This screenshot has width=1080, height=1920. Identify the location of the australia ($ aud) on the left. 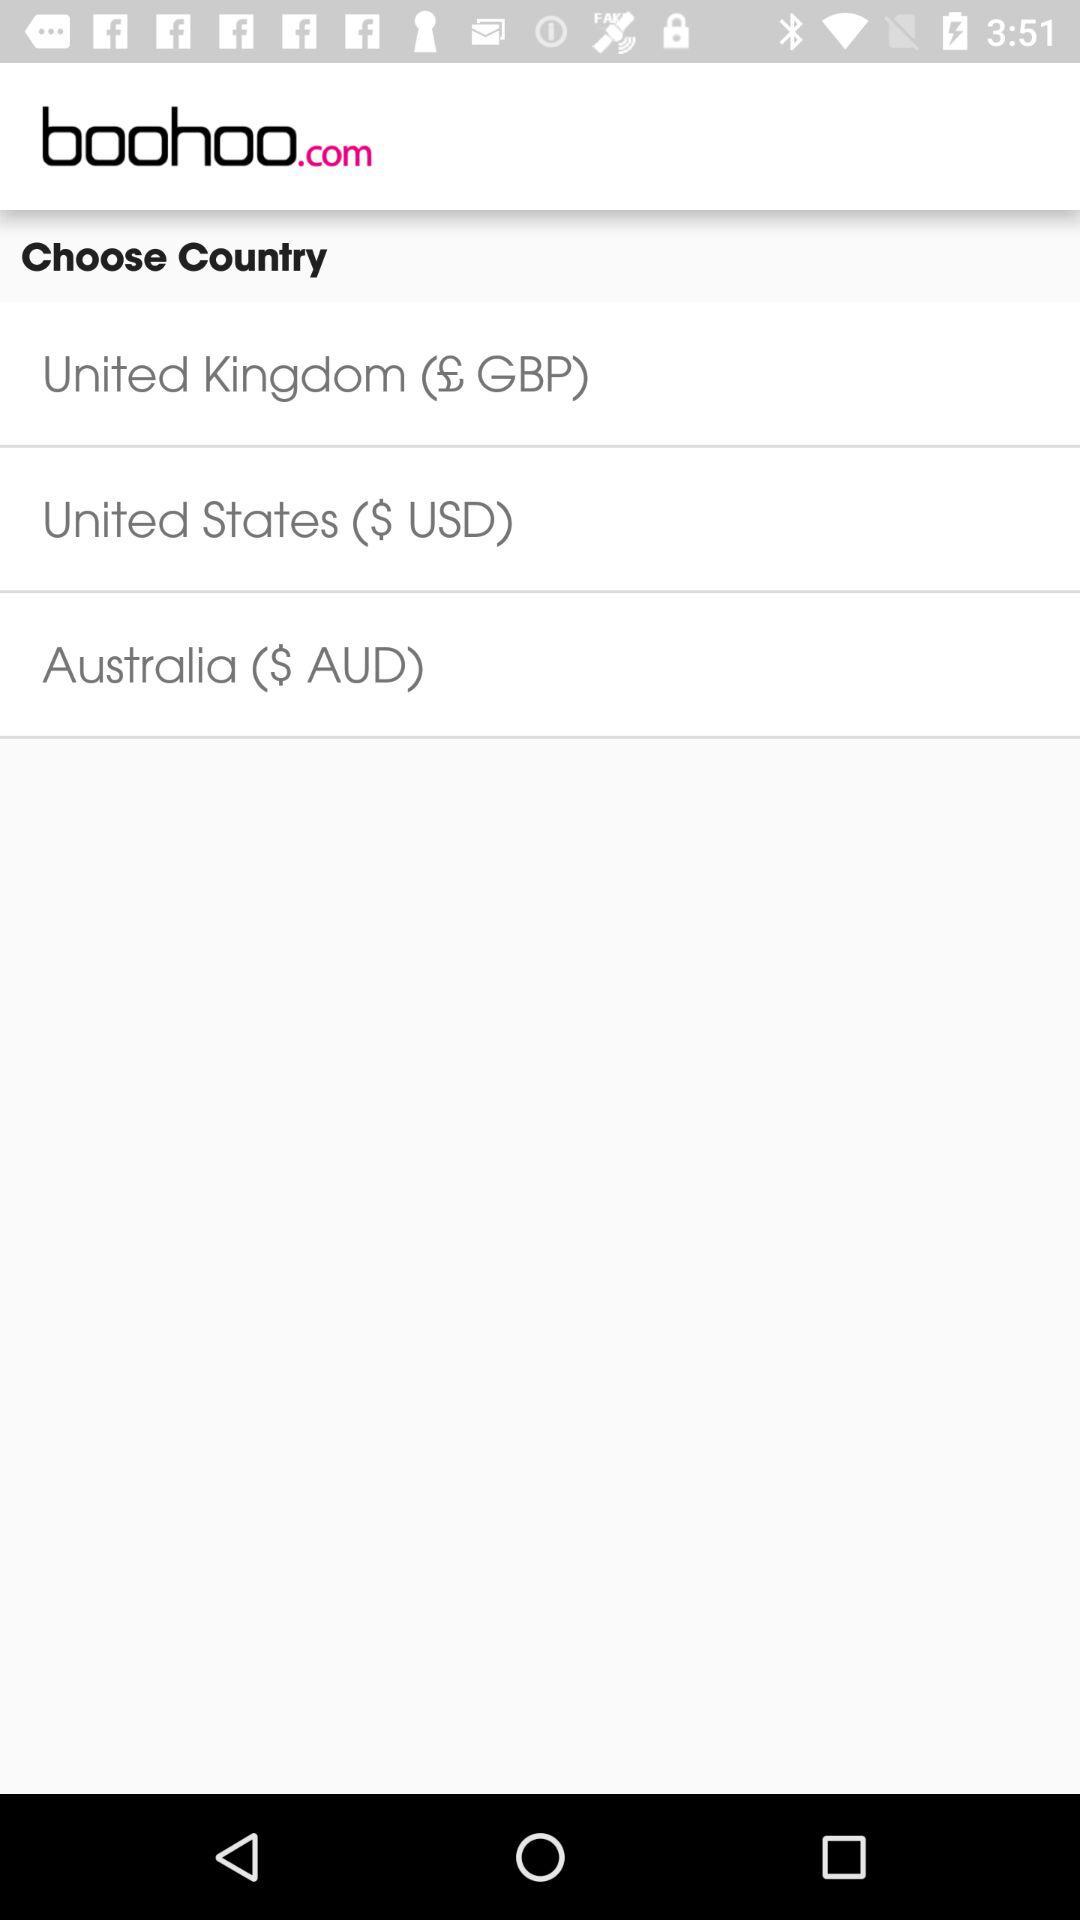
(232, 664).